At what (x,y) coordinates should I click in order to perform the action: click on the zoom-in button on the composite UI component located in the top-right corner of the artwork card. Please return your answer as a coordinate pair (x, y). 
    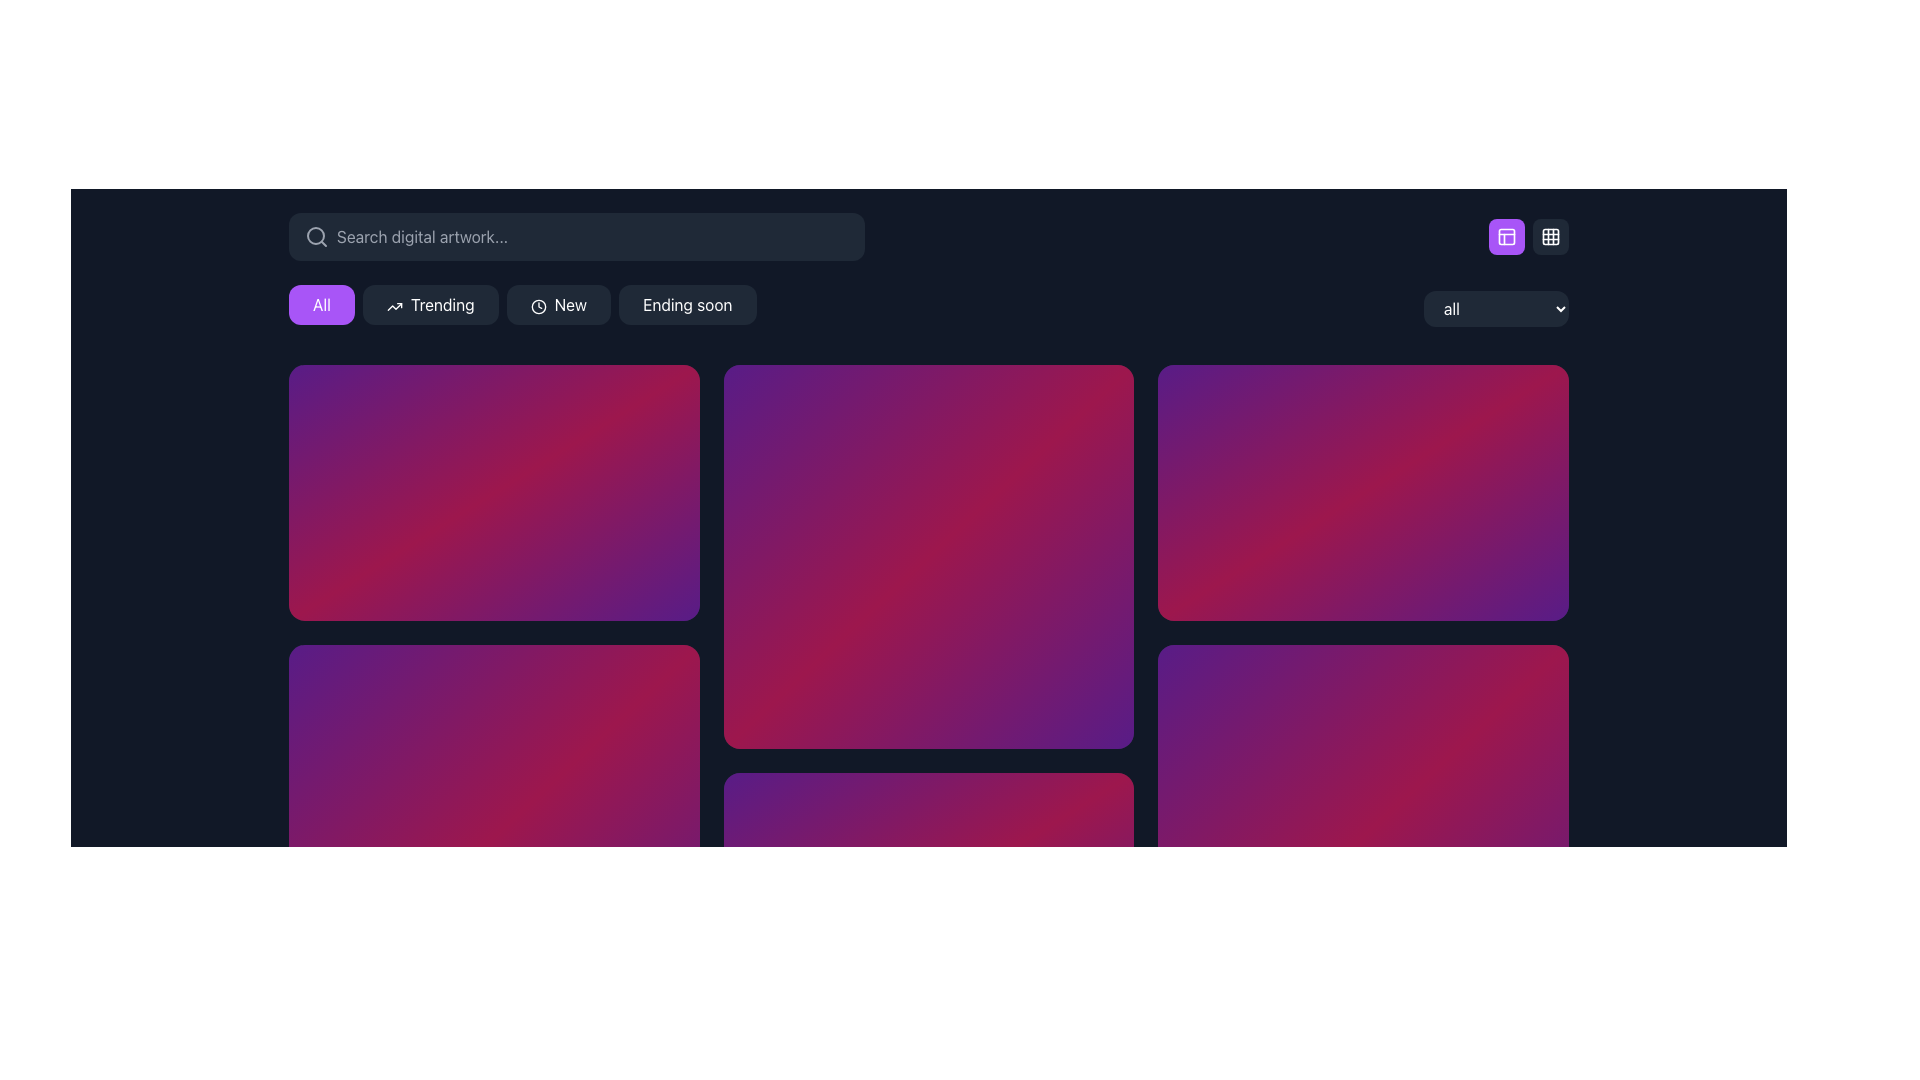
    Looking at the image, I should click on (643, 398).